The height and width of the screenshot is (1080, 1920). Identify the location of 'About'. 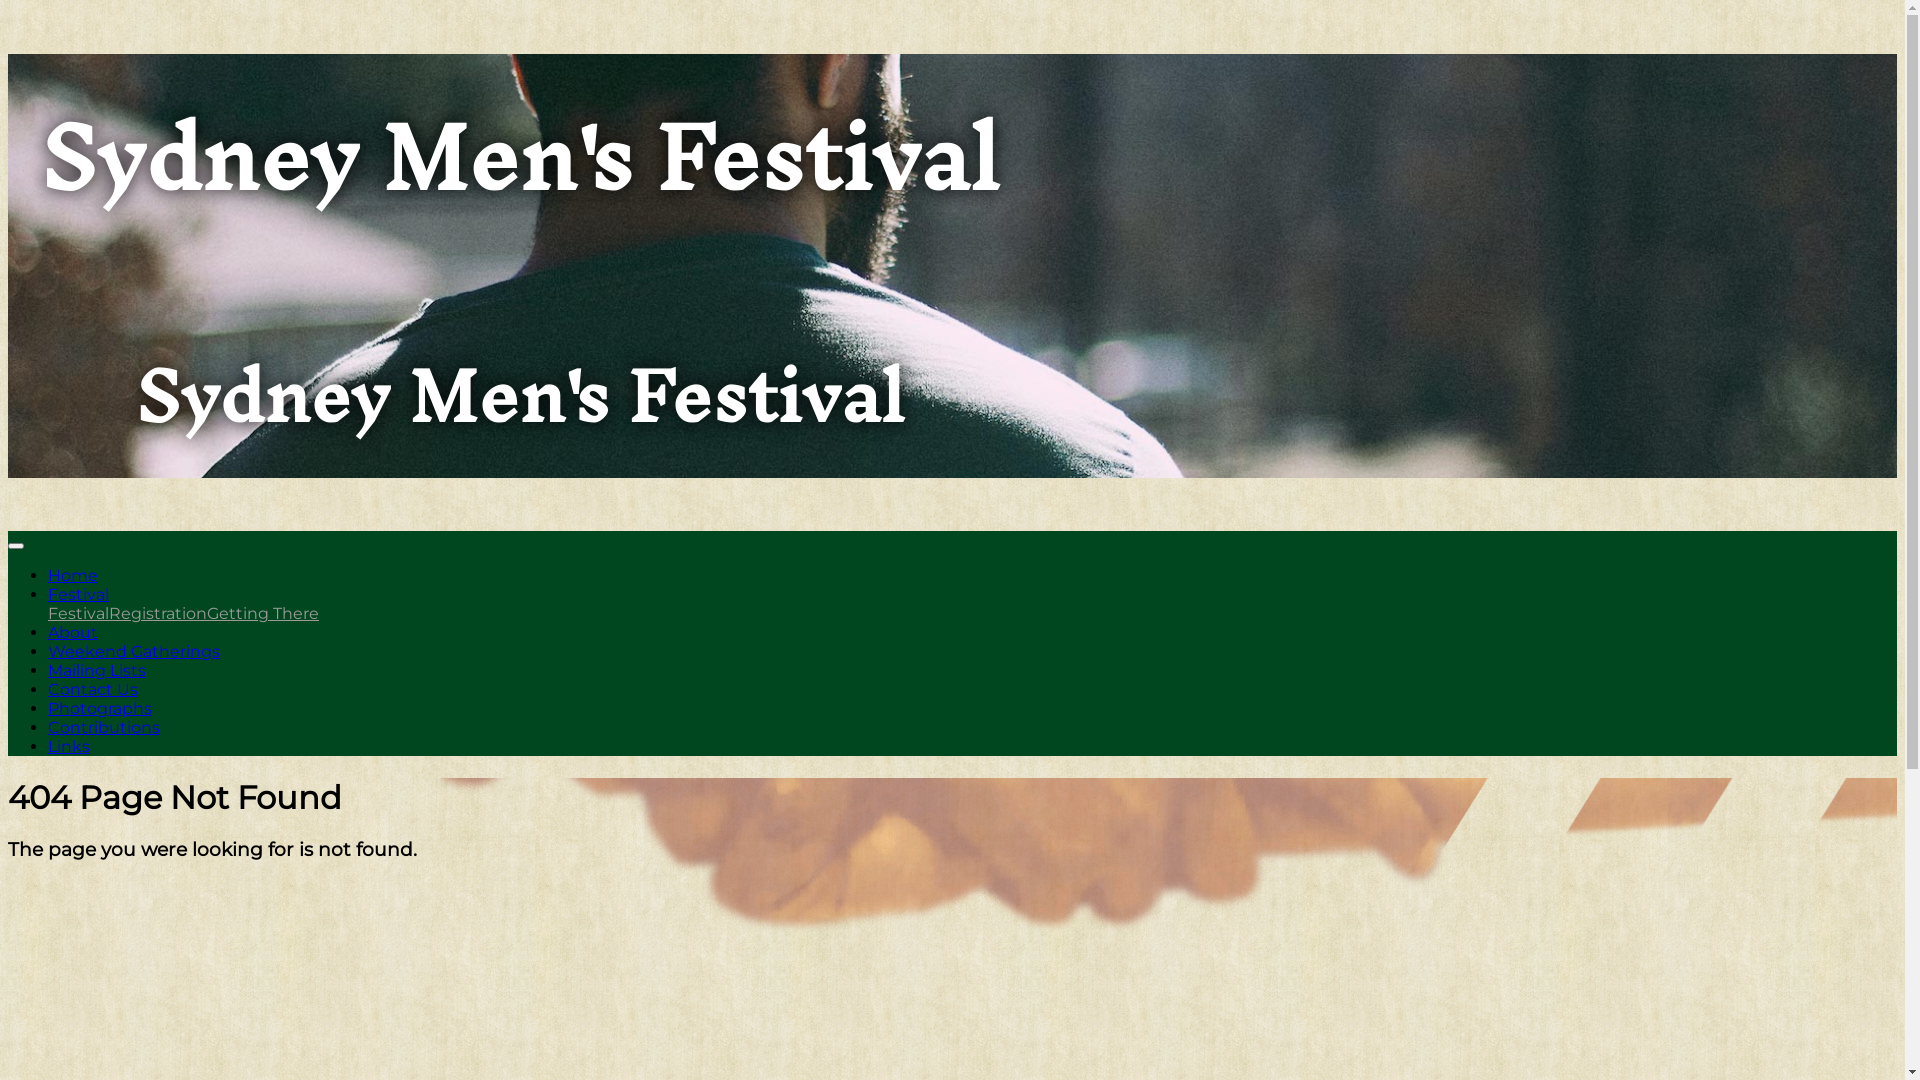
(72, 632).